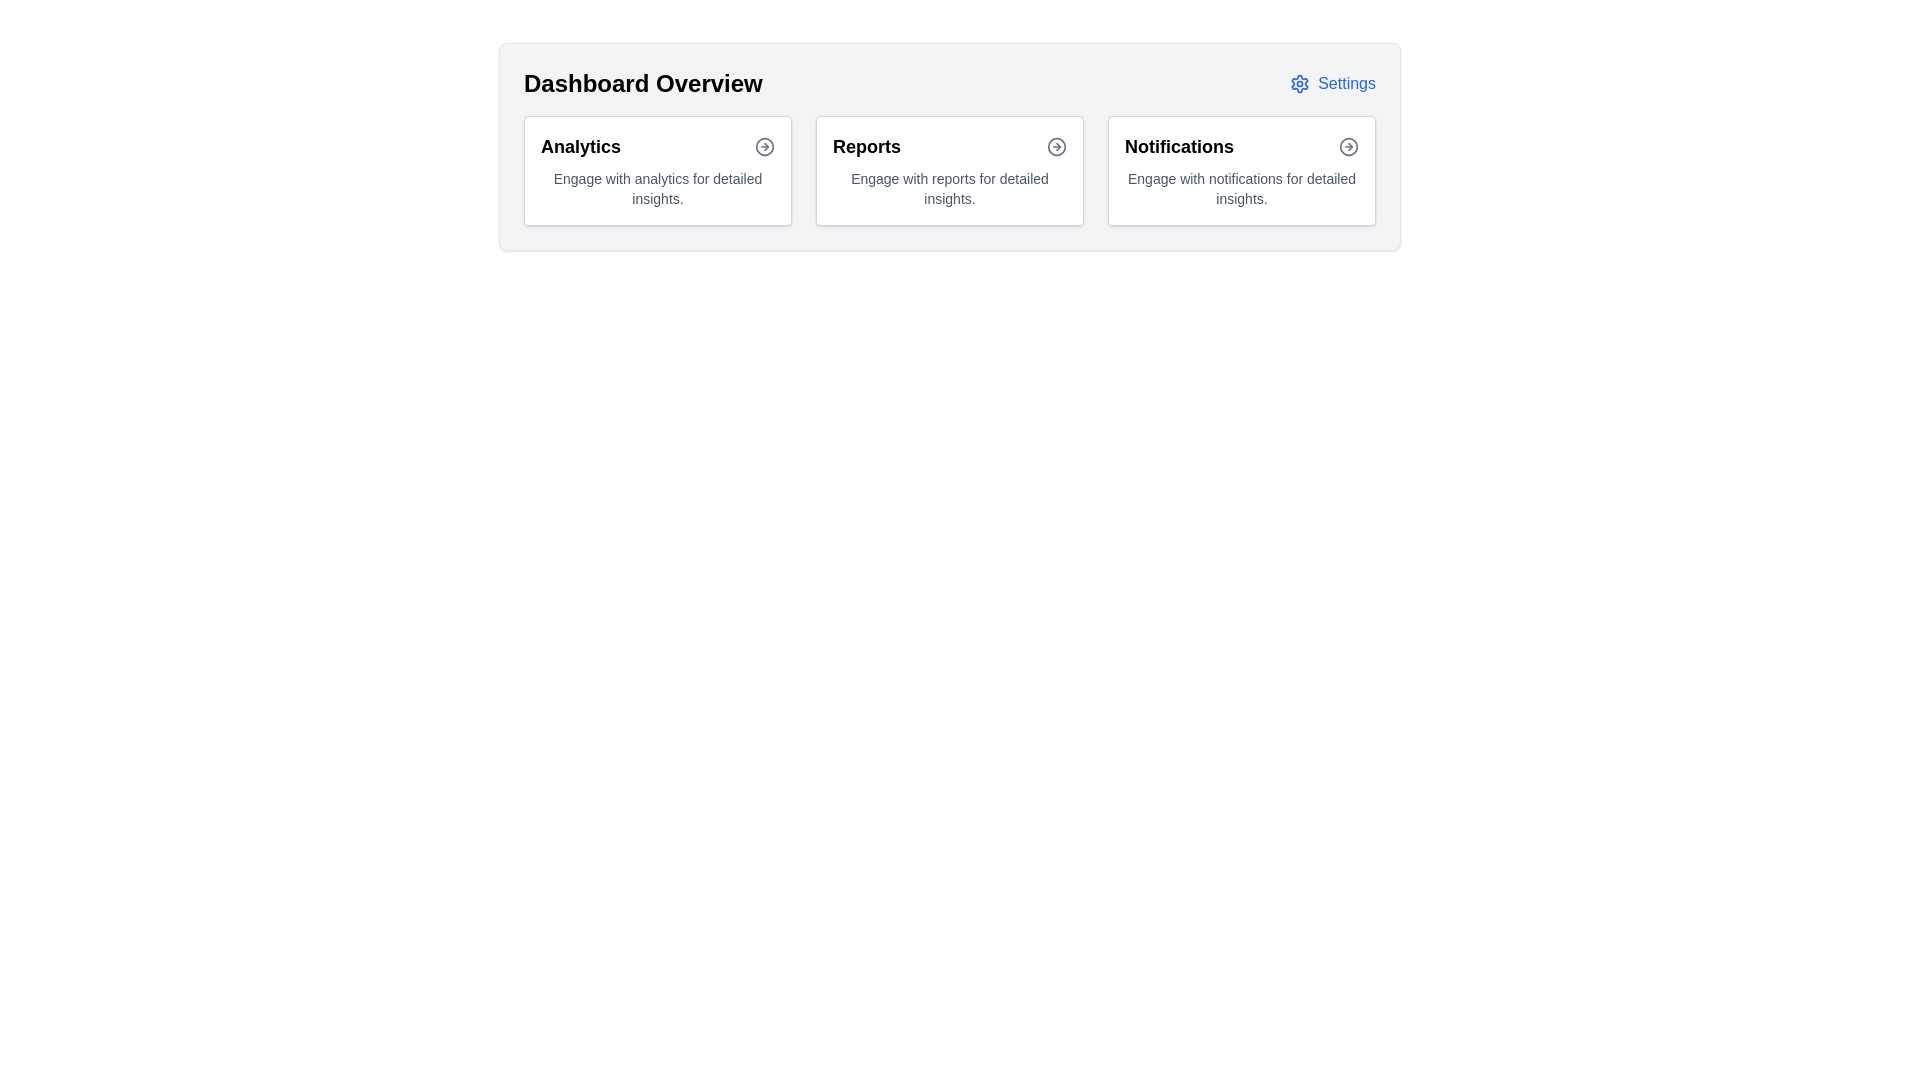 Image resolution: width=1920 pixels, height=1080 pixels. Describe the element at coordinates (1179, 145) in the screenshot. I see `the 'Notifications' text label, which is prominently displayed in bold black typeface and capitalized, located within a card-like component to the right of 'Analytics' and 'Reports'` at that location.